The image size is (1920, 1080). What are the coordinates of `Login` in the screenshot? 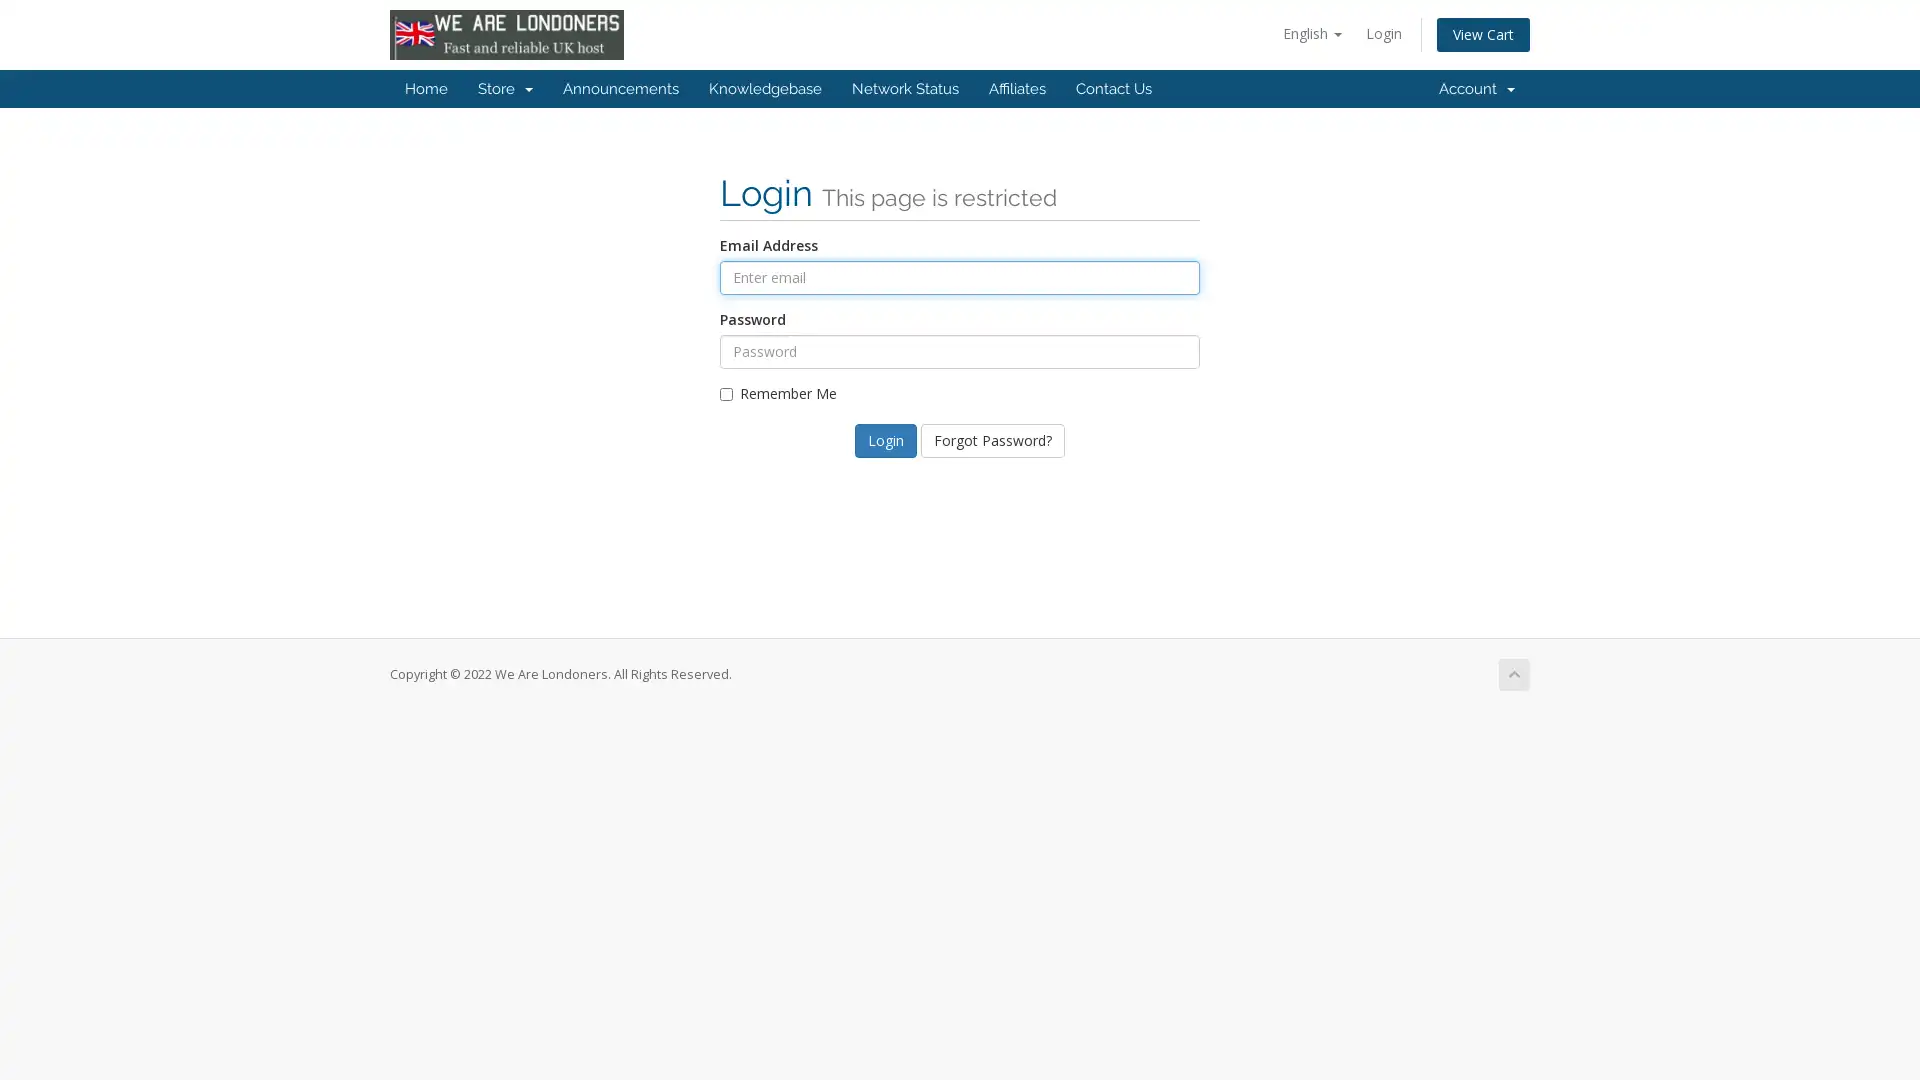 It's located at (885, 438).